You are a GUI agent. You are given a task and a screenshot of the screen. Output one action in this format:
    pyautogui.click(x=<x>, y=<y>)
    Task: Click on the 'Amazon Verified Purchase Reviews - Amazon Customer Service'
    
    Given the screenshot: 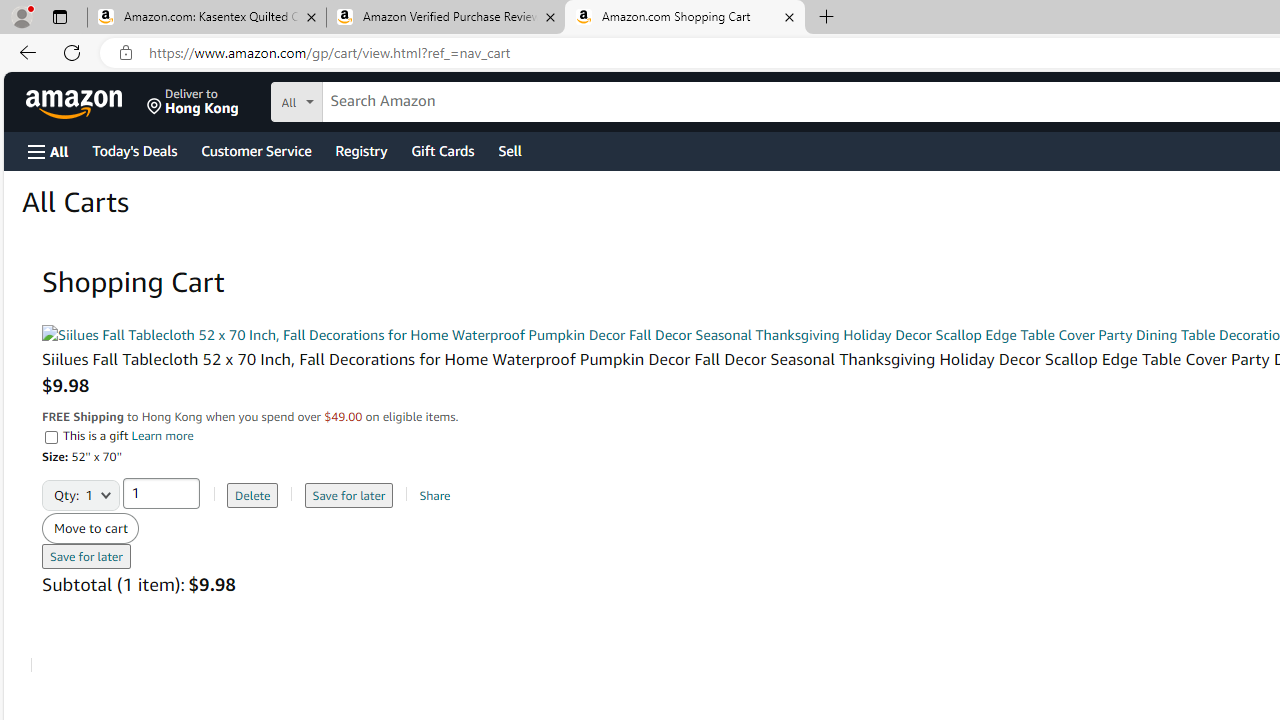 What is the action you would take?
    pyautogui.click(x=444, y=17)
    